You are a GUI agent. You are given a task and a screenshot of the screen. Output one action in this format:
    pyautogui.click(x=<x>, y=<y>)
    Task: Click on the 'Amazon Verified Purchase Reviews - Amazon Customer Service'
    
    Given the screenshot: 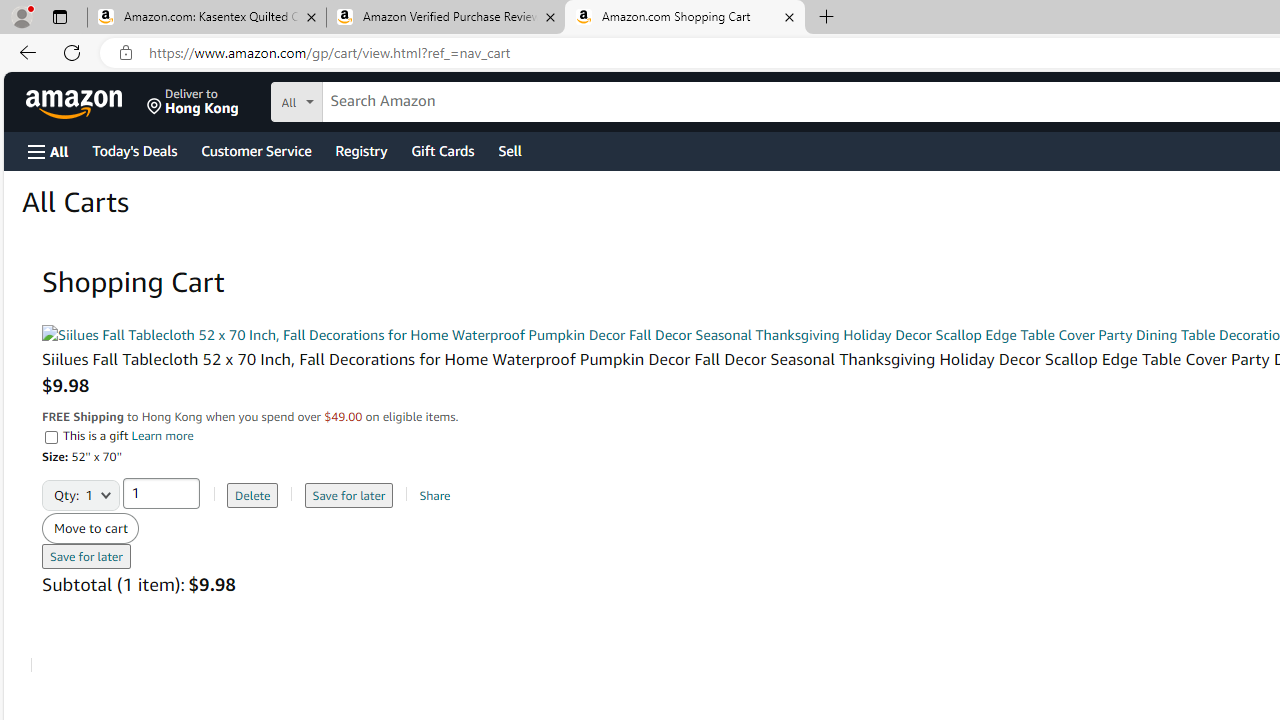 What is the action you would take?
    pyautogui.click(x=444, y=17)
    